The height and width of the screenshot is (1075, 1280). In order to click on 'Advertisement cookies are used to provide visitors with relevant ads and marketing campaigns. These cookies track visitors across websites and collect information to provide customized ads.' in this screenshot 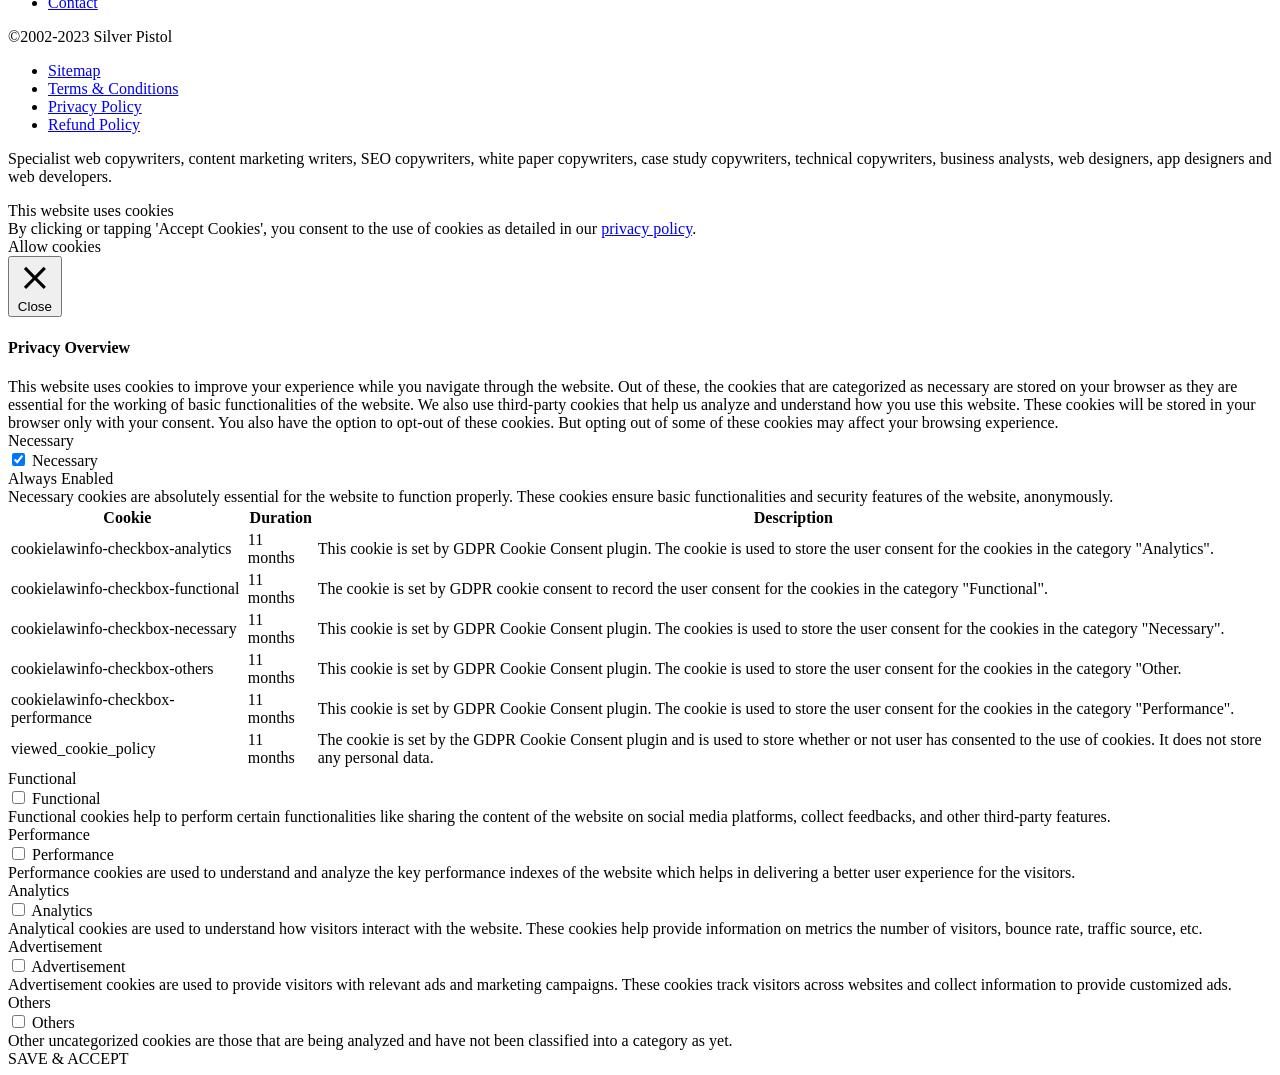, I will do `click(8, 983)`.